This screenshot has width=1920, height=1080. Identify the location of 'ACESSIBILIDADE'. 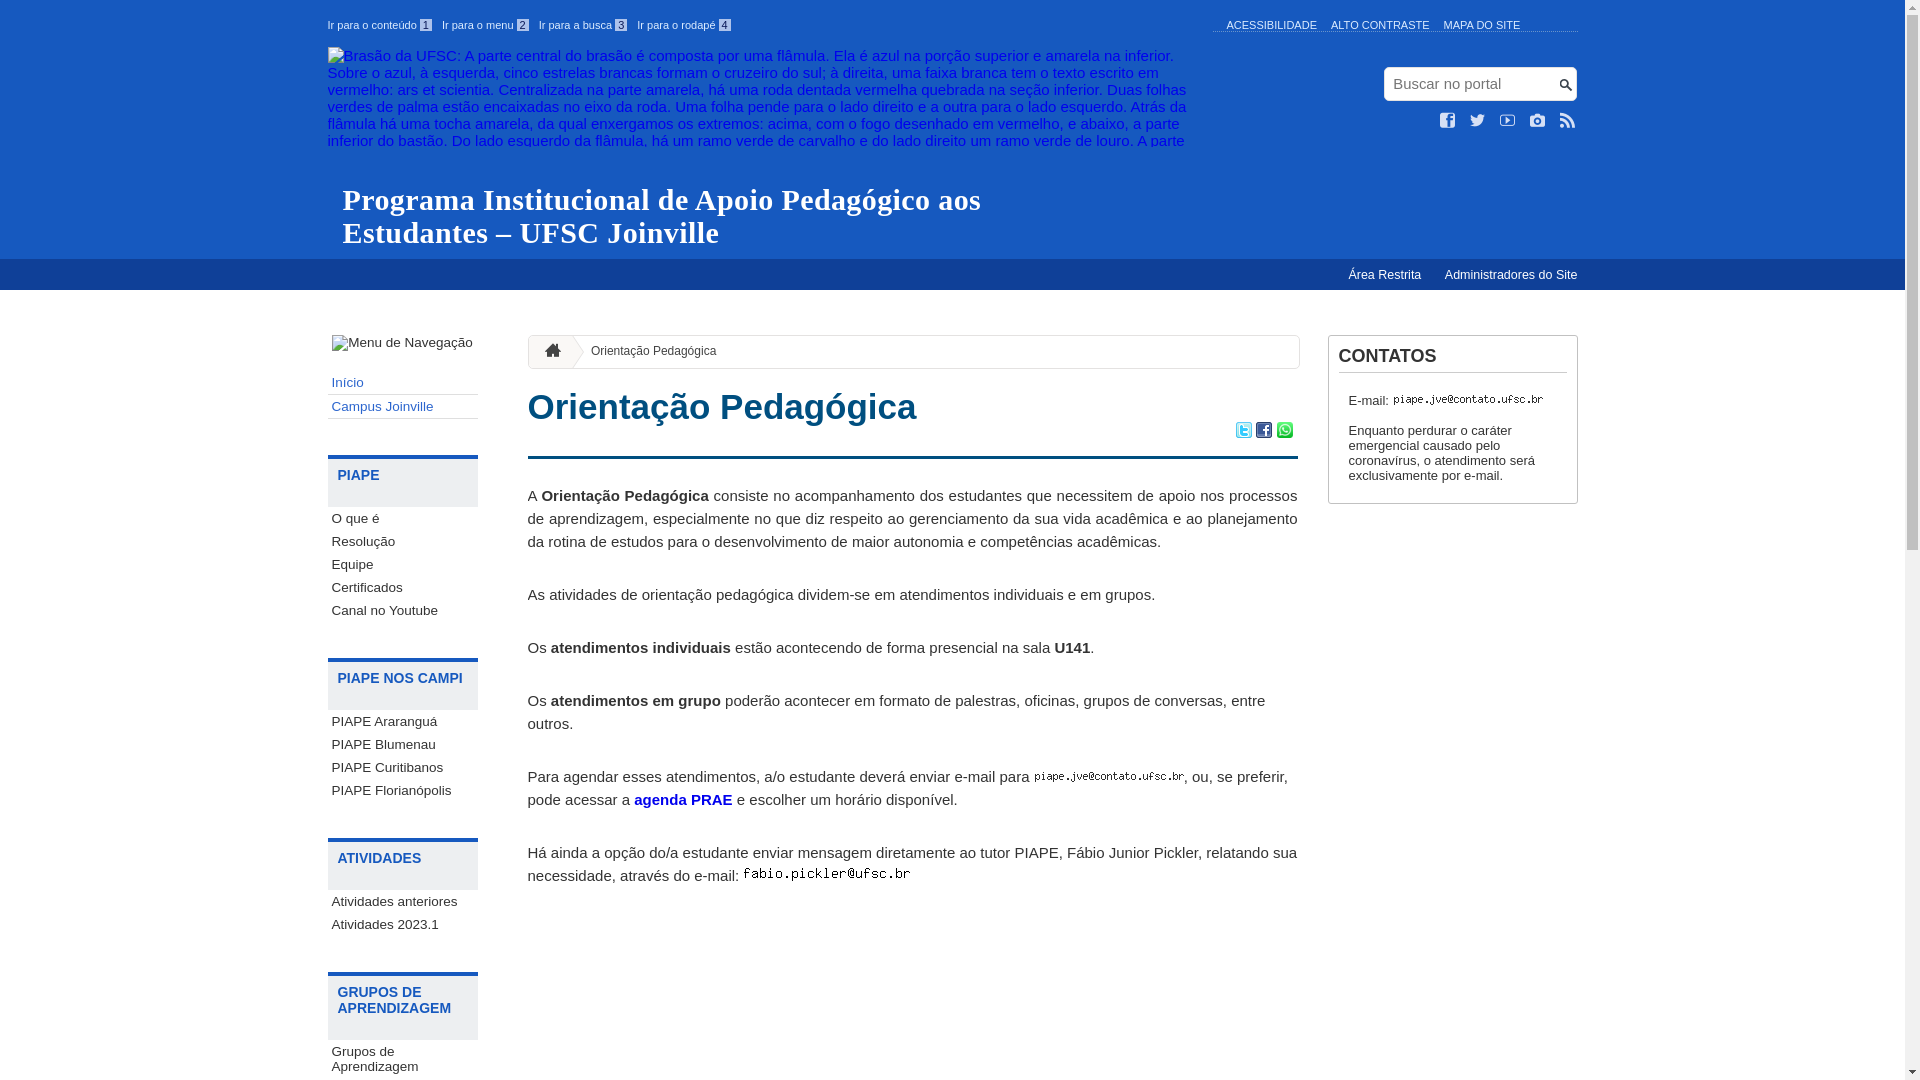
(1270, 24).